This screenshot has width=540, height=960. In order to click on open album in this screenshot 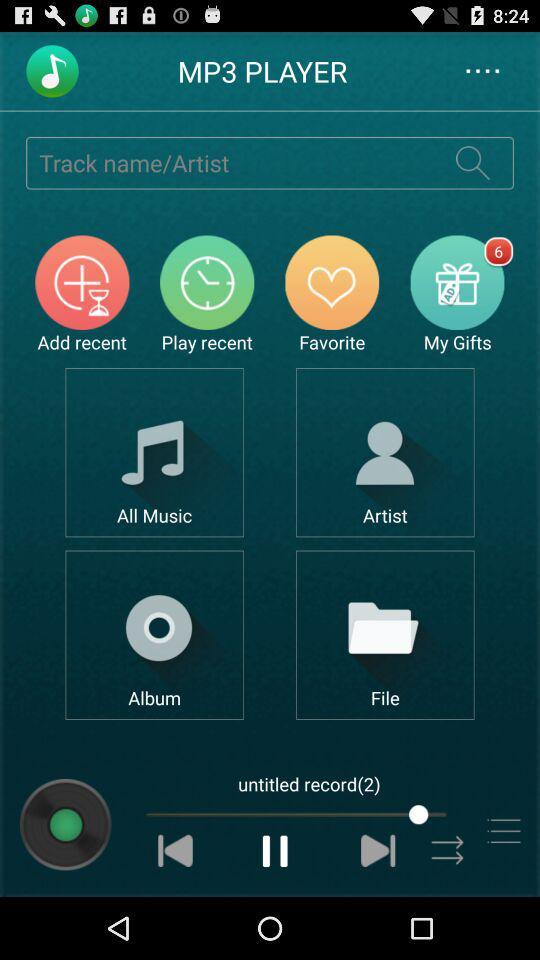, I will do `click(153, 634)`.